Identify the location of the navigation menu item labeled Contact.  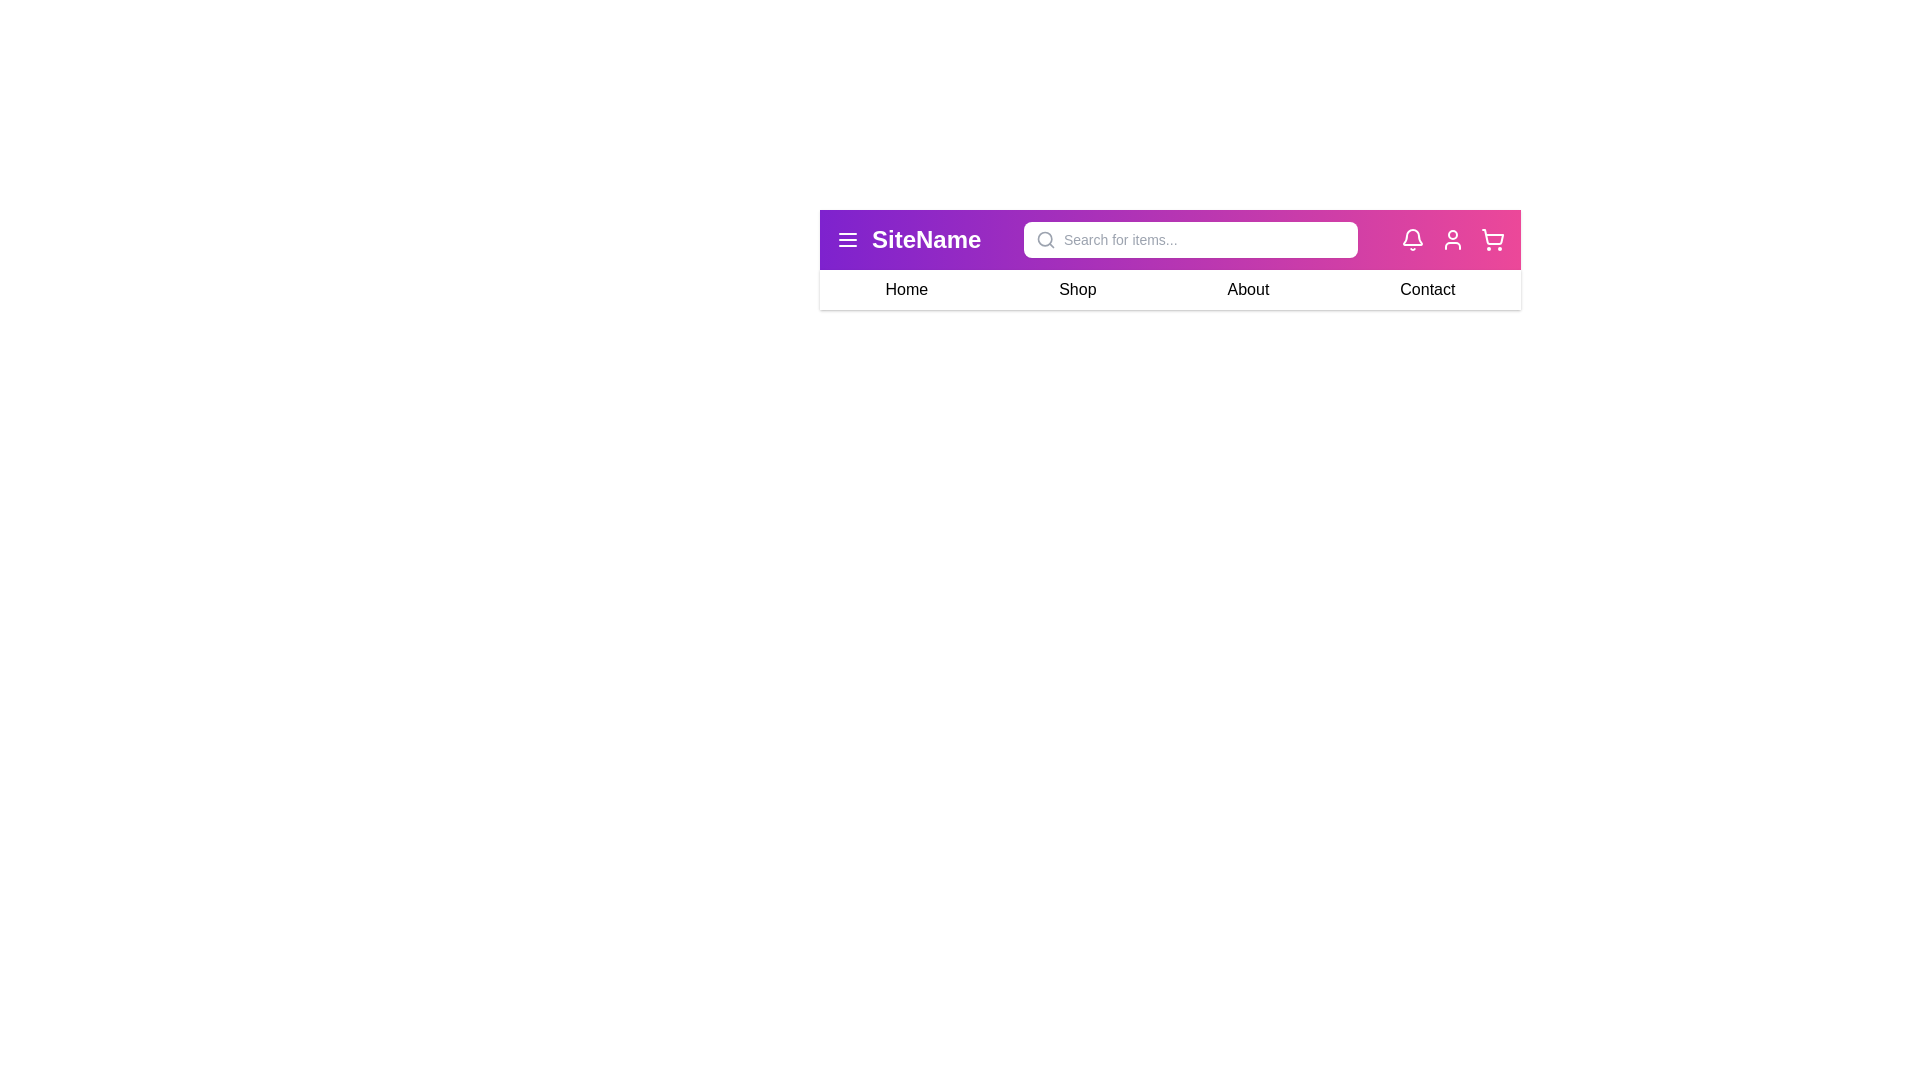
(1426, 289).